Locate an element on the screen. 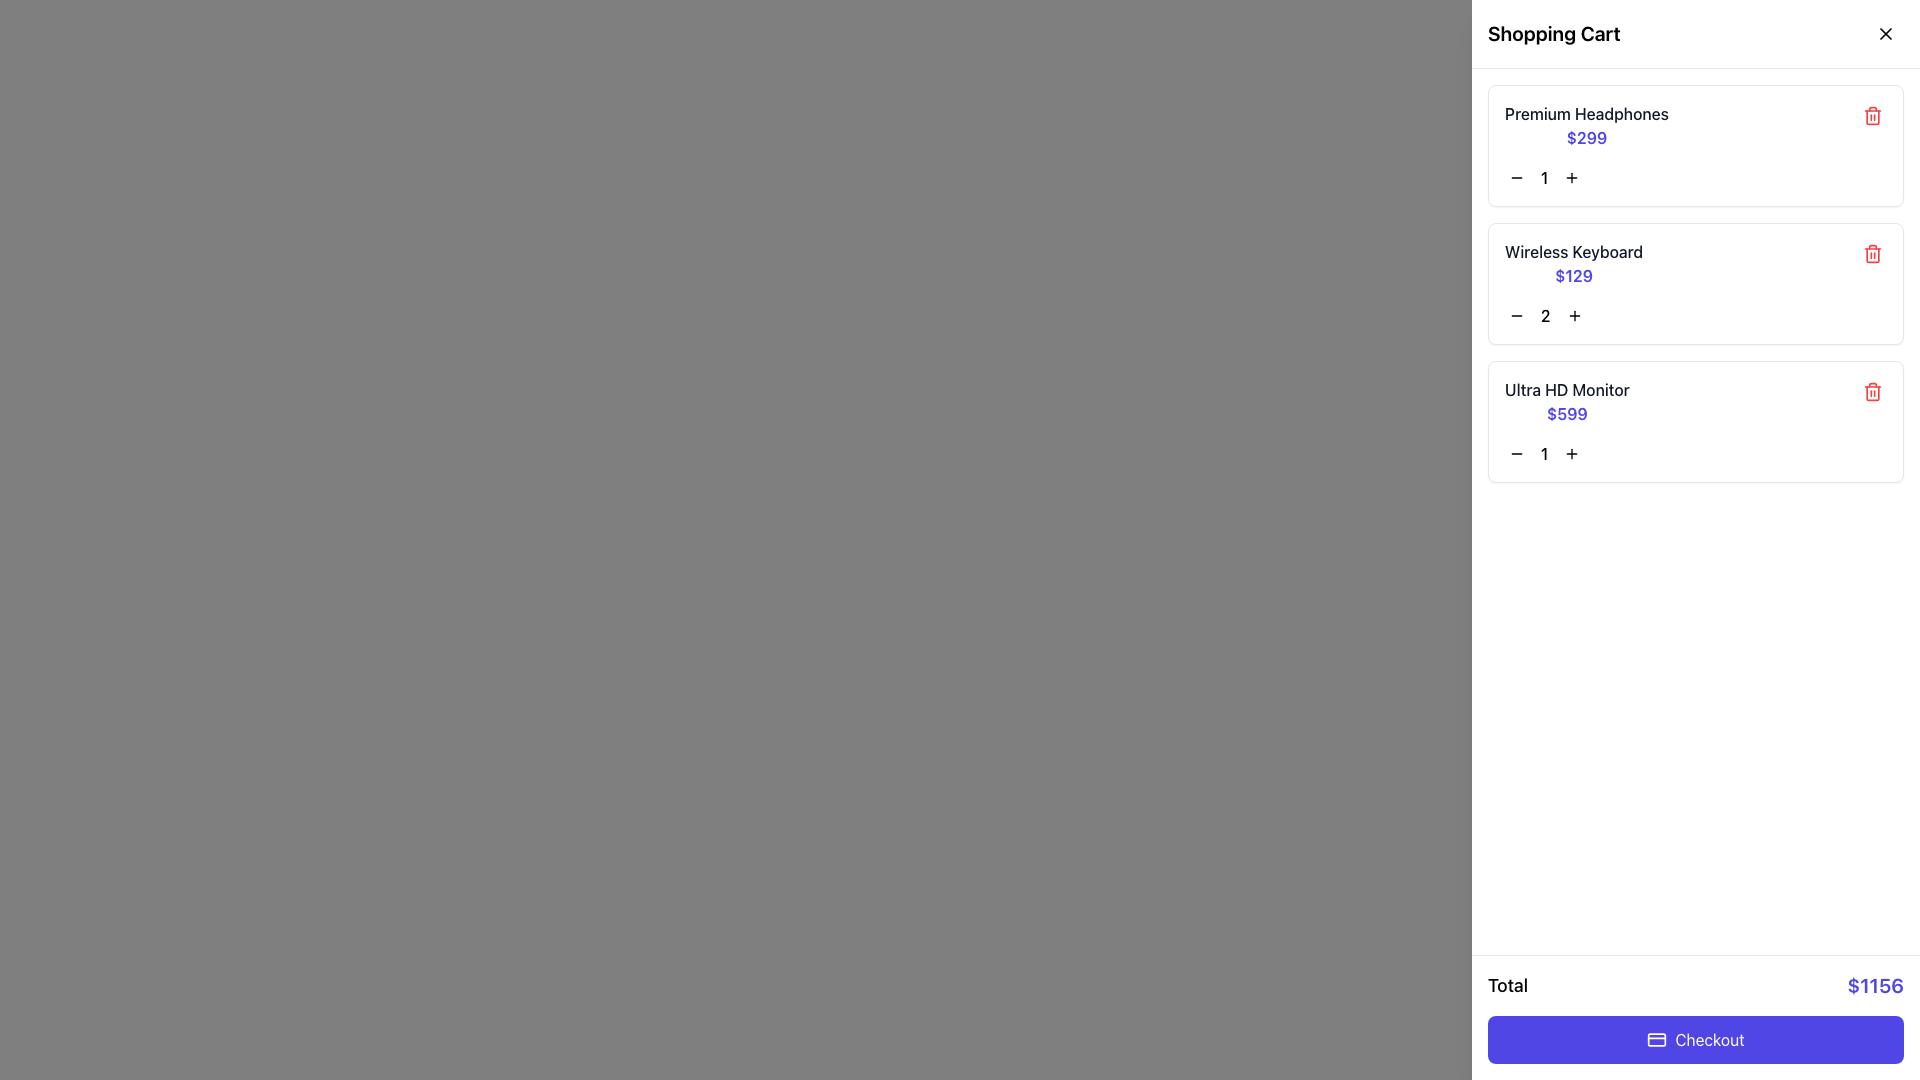  the quantity selector buttons of the 'Ultra HD Monitor' item in the shopping cart is located at coordinates (1694, 454).